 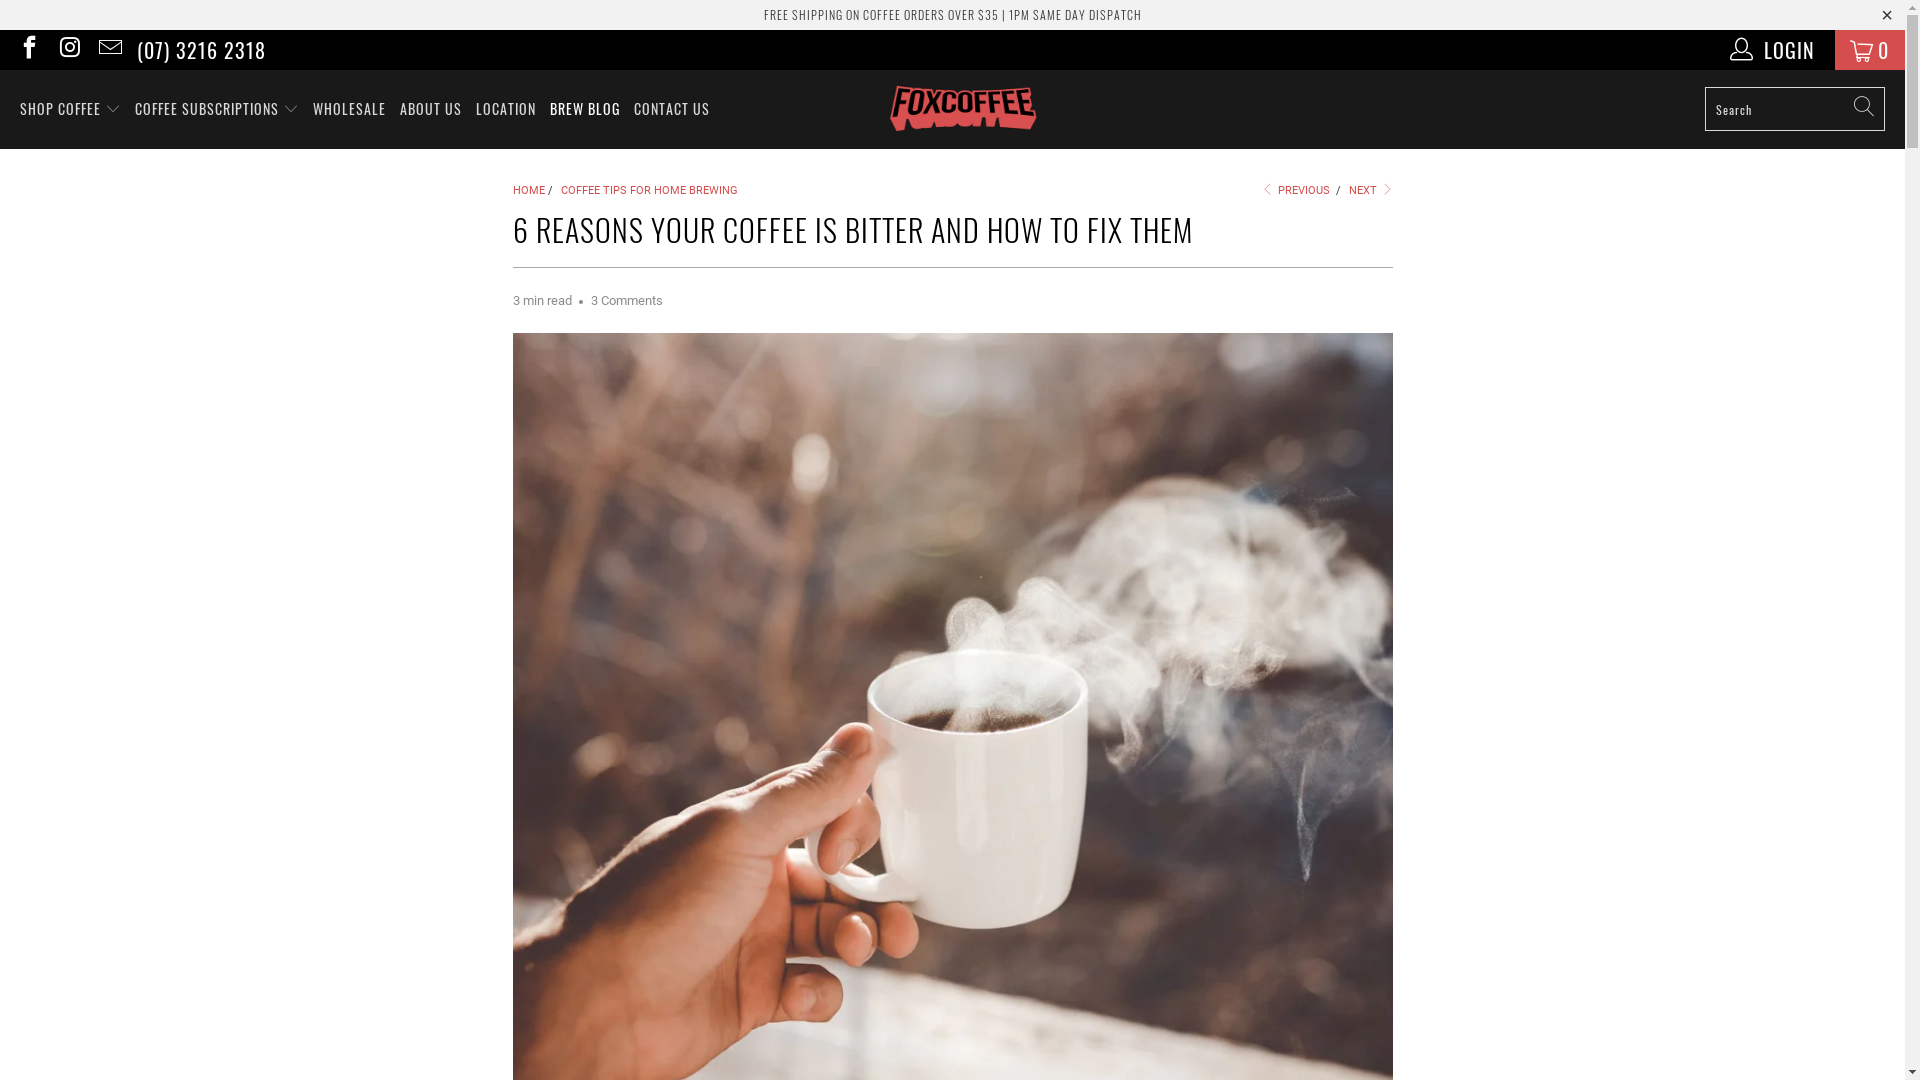 I want to click on 'LOGIN', so click(x=1773, y=49).